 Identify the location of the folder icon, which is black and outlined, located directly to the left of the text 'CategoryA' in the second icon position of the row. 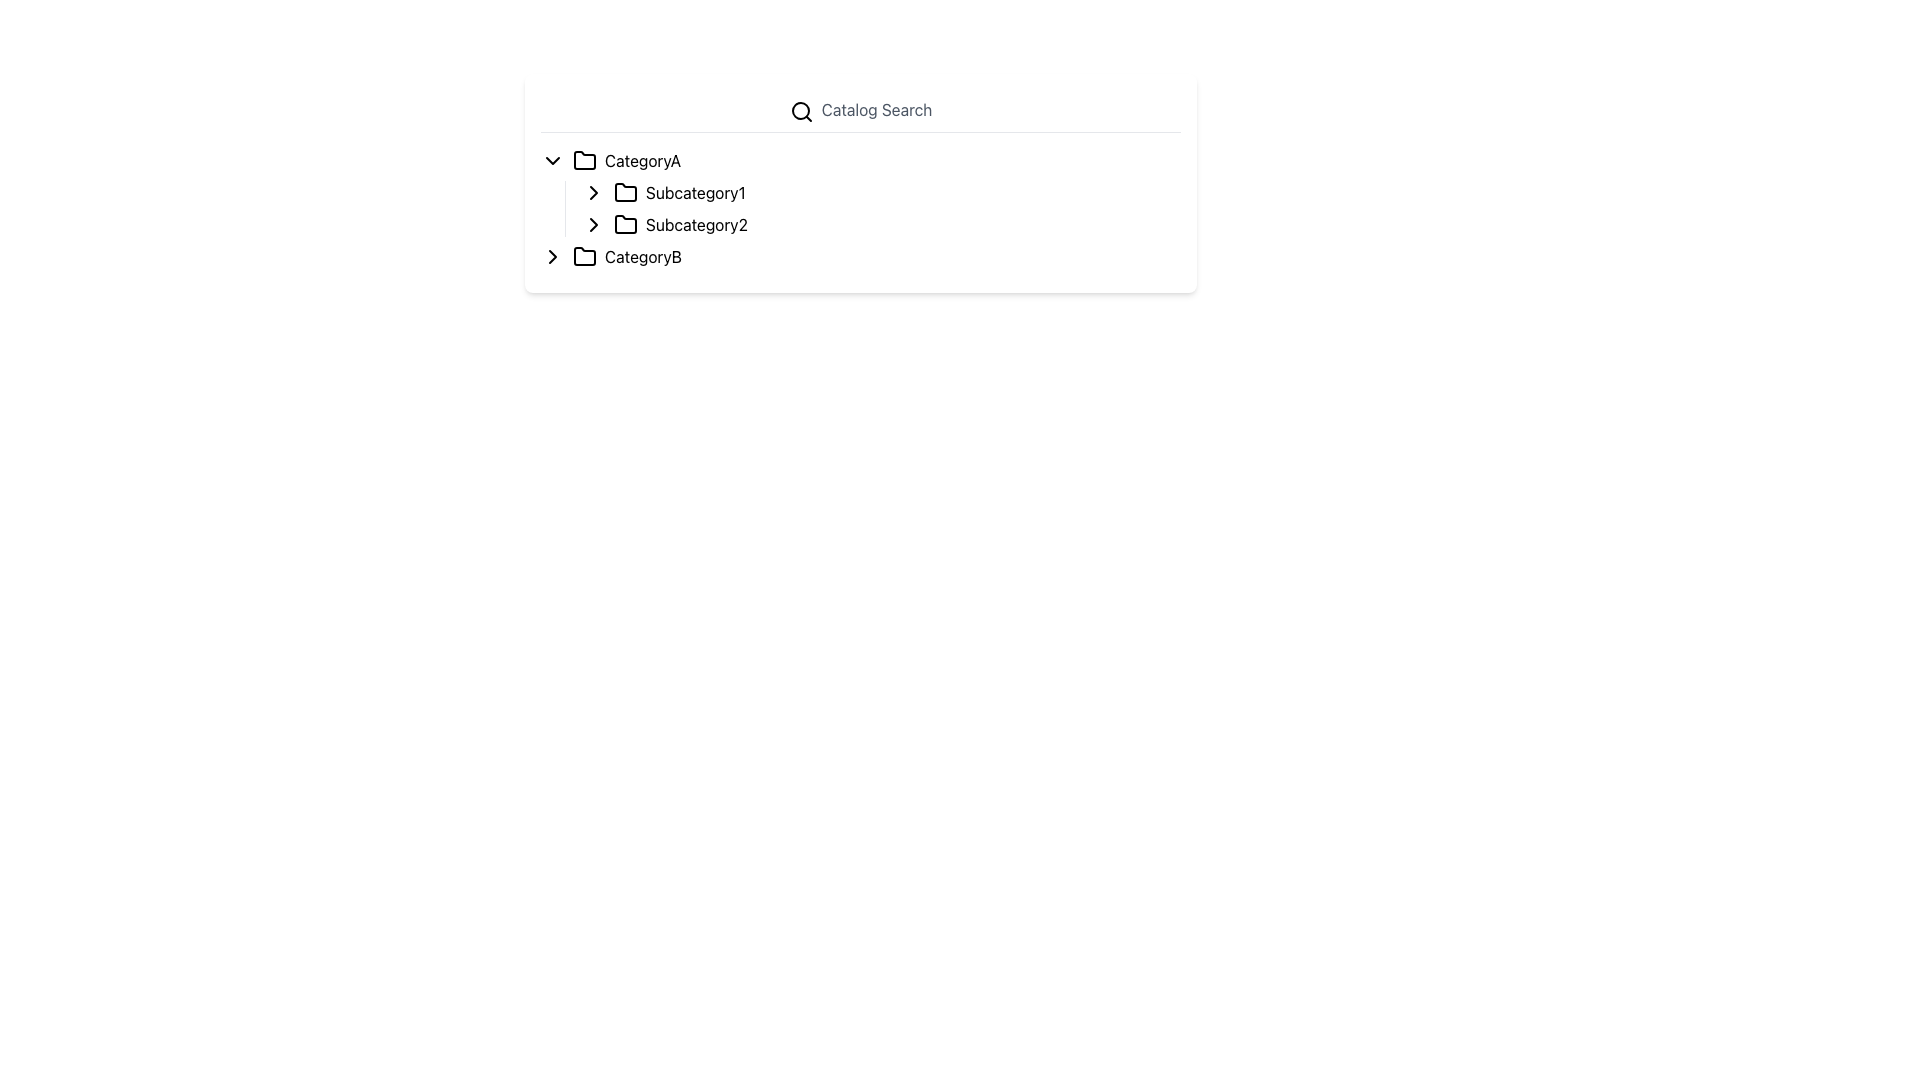
(584, 158).